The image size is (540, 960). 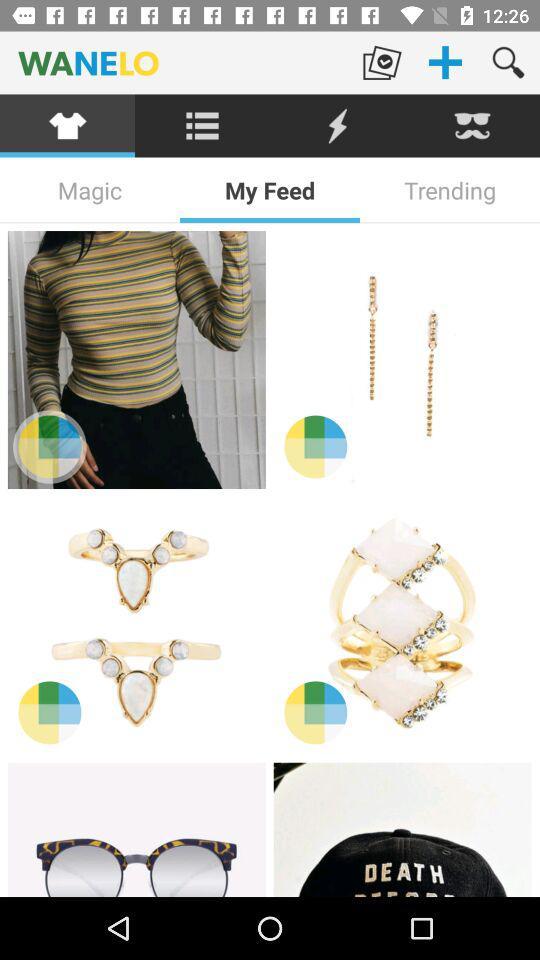 What do you see at coordinates (315, 446) in the screenshot?
I see `color pallet` at bounding box center [315, 446].